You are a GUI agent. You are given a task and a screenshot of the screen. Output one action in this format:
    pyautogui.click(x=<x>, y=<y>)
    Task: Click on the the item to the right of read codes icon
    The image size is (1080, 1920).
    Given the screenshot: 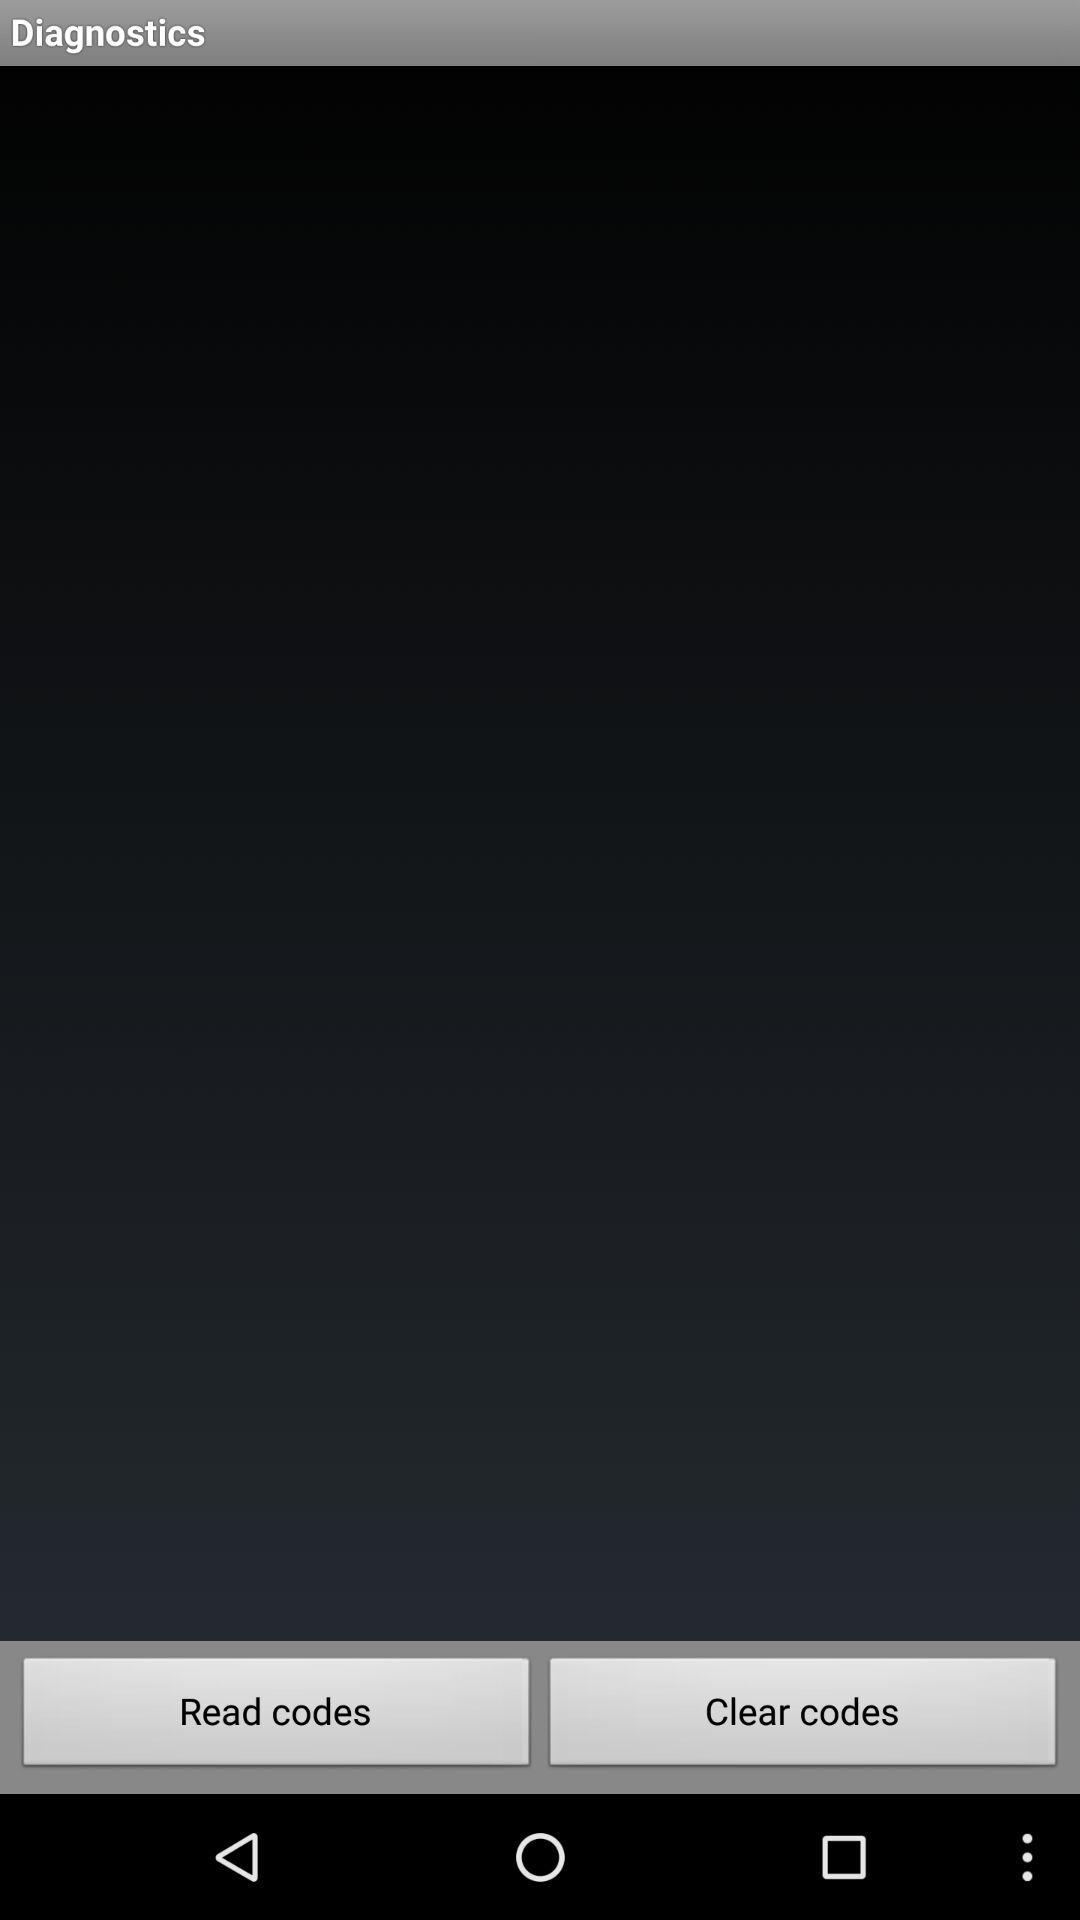 What is the action you would take?
    pyautogui.click(x=802, y=1716)
    